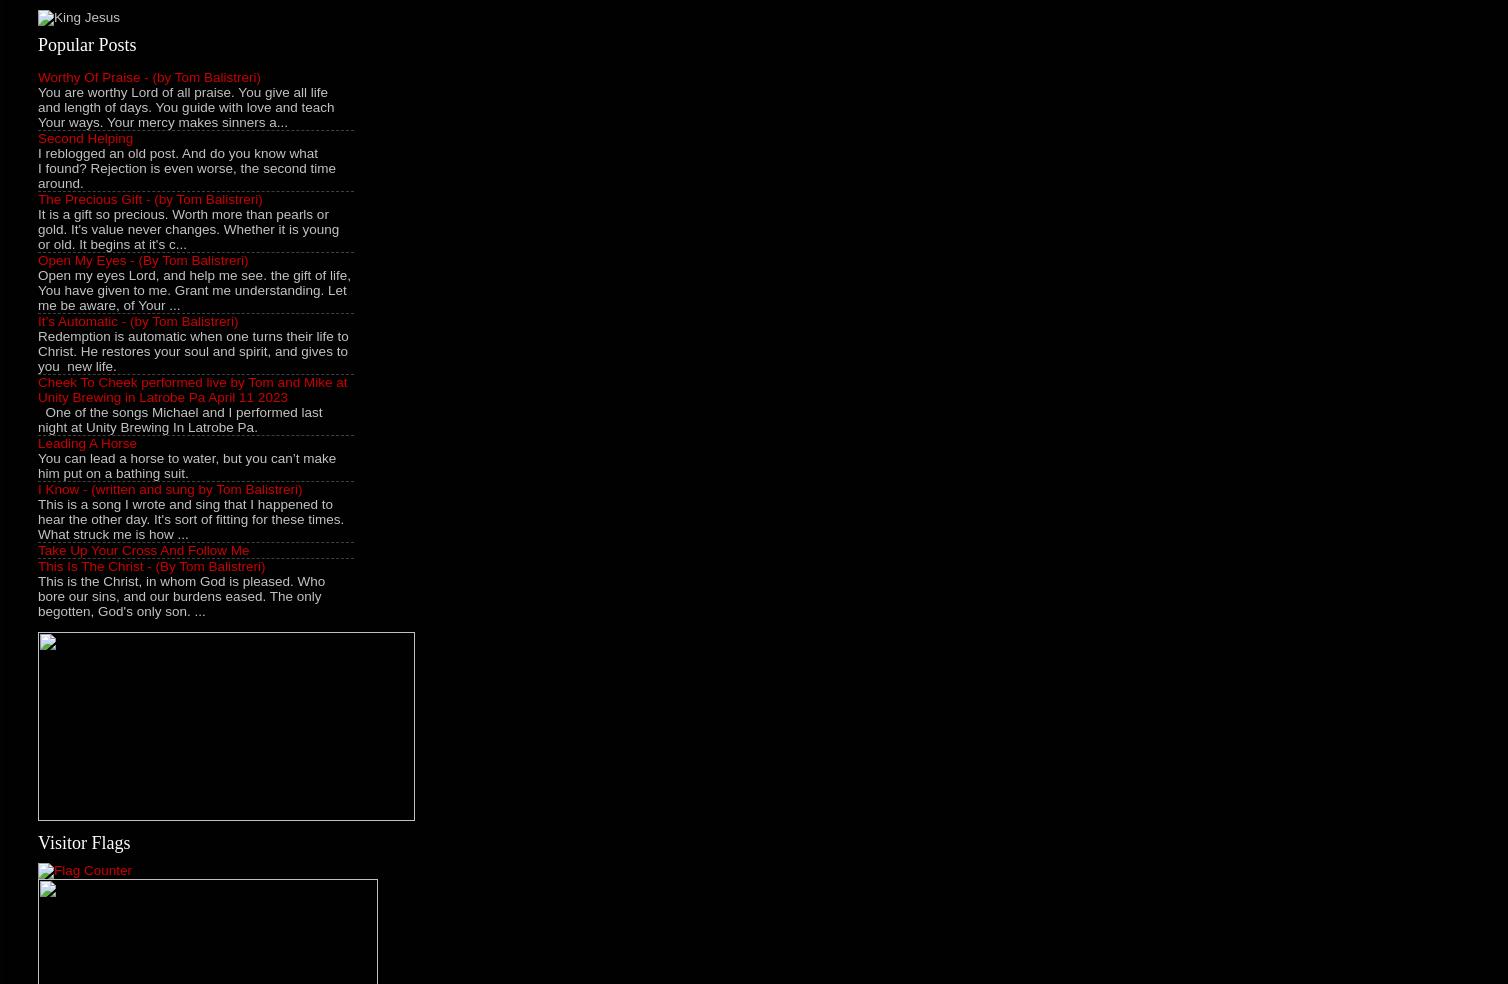 This screenshot has width=1508, height=984. What do you see at coordinates (186, 167) in the screenshot?
I see `'I reblogged an old post. And do you know what I found? Rejection is even worse, the second time around.'` at bounding box center [186, 167].